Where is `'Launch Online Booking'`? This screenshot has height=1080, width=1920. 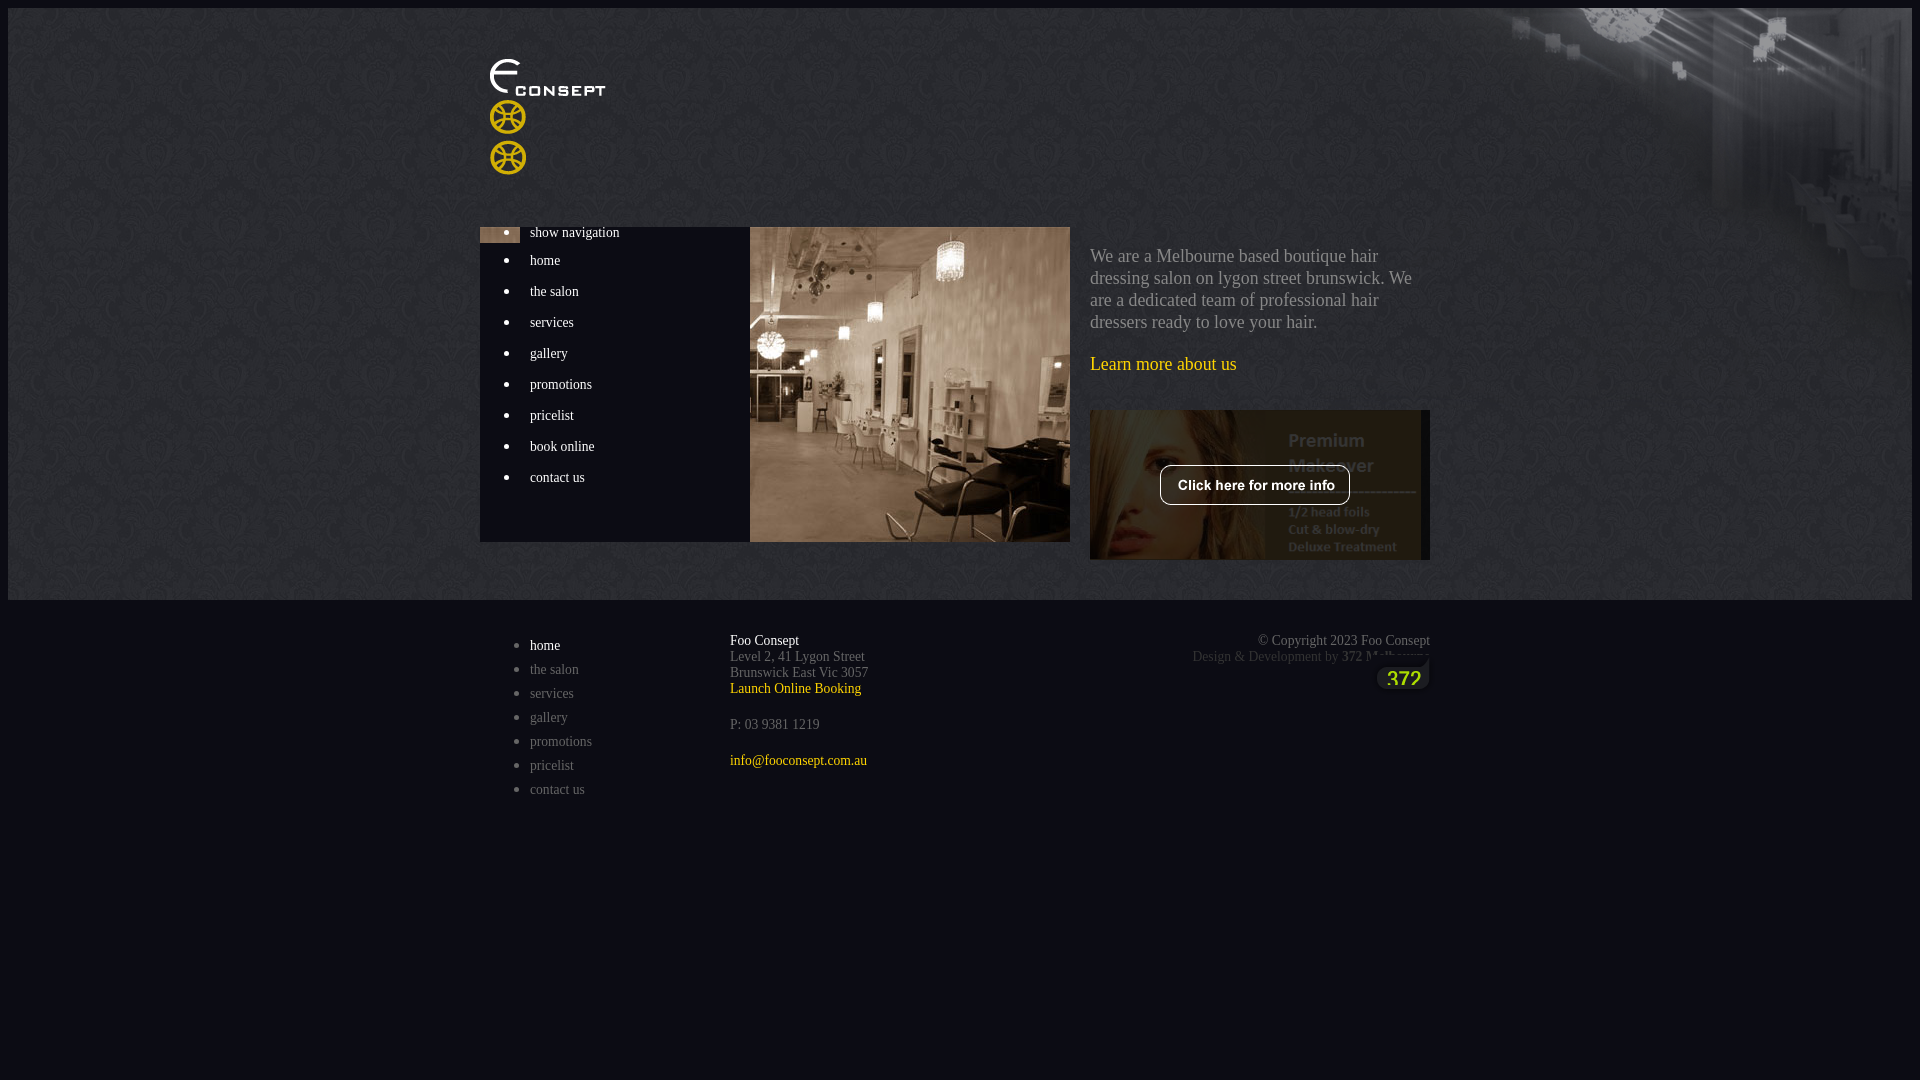 'Launch Online Booking' is located at coordinates (728, 687).